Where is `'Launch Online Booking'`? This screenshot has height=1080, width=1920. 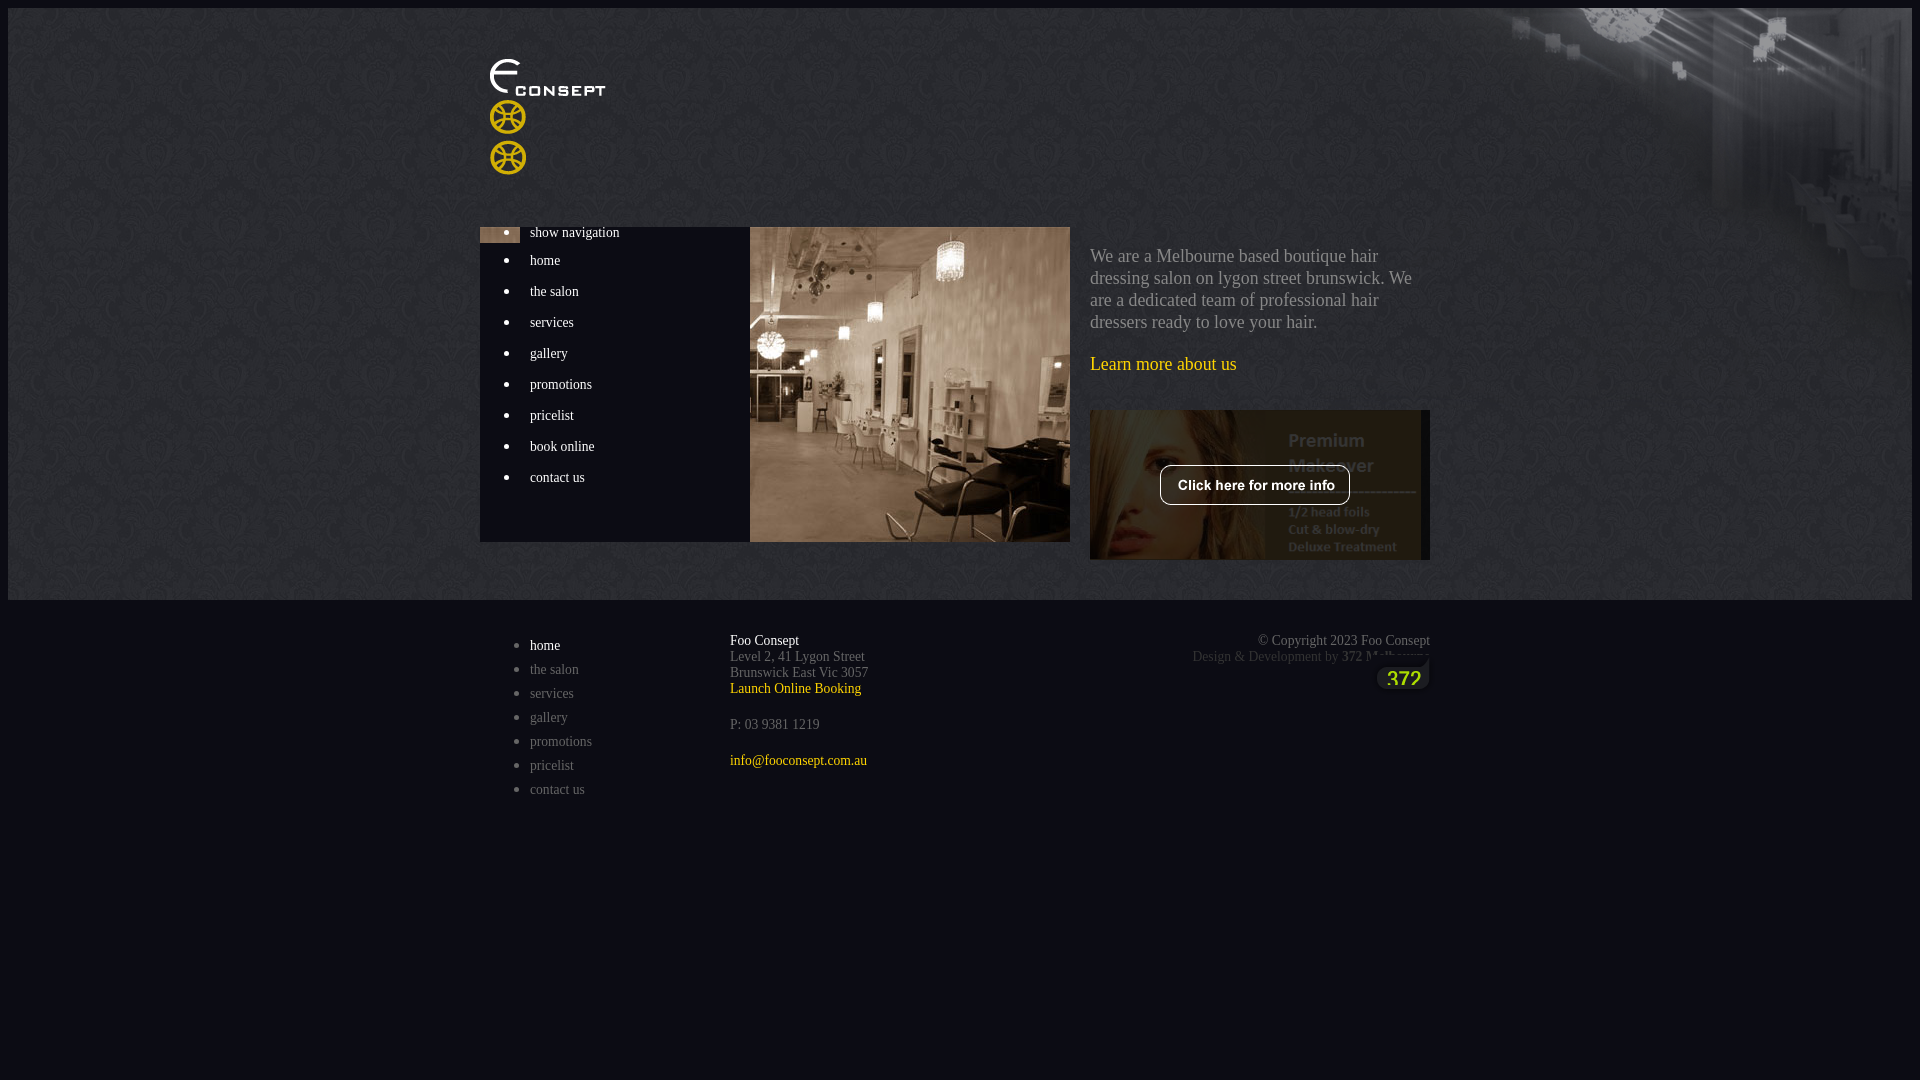 'Launch Online Booking' is located at coordinates (728, 687).